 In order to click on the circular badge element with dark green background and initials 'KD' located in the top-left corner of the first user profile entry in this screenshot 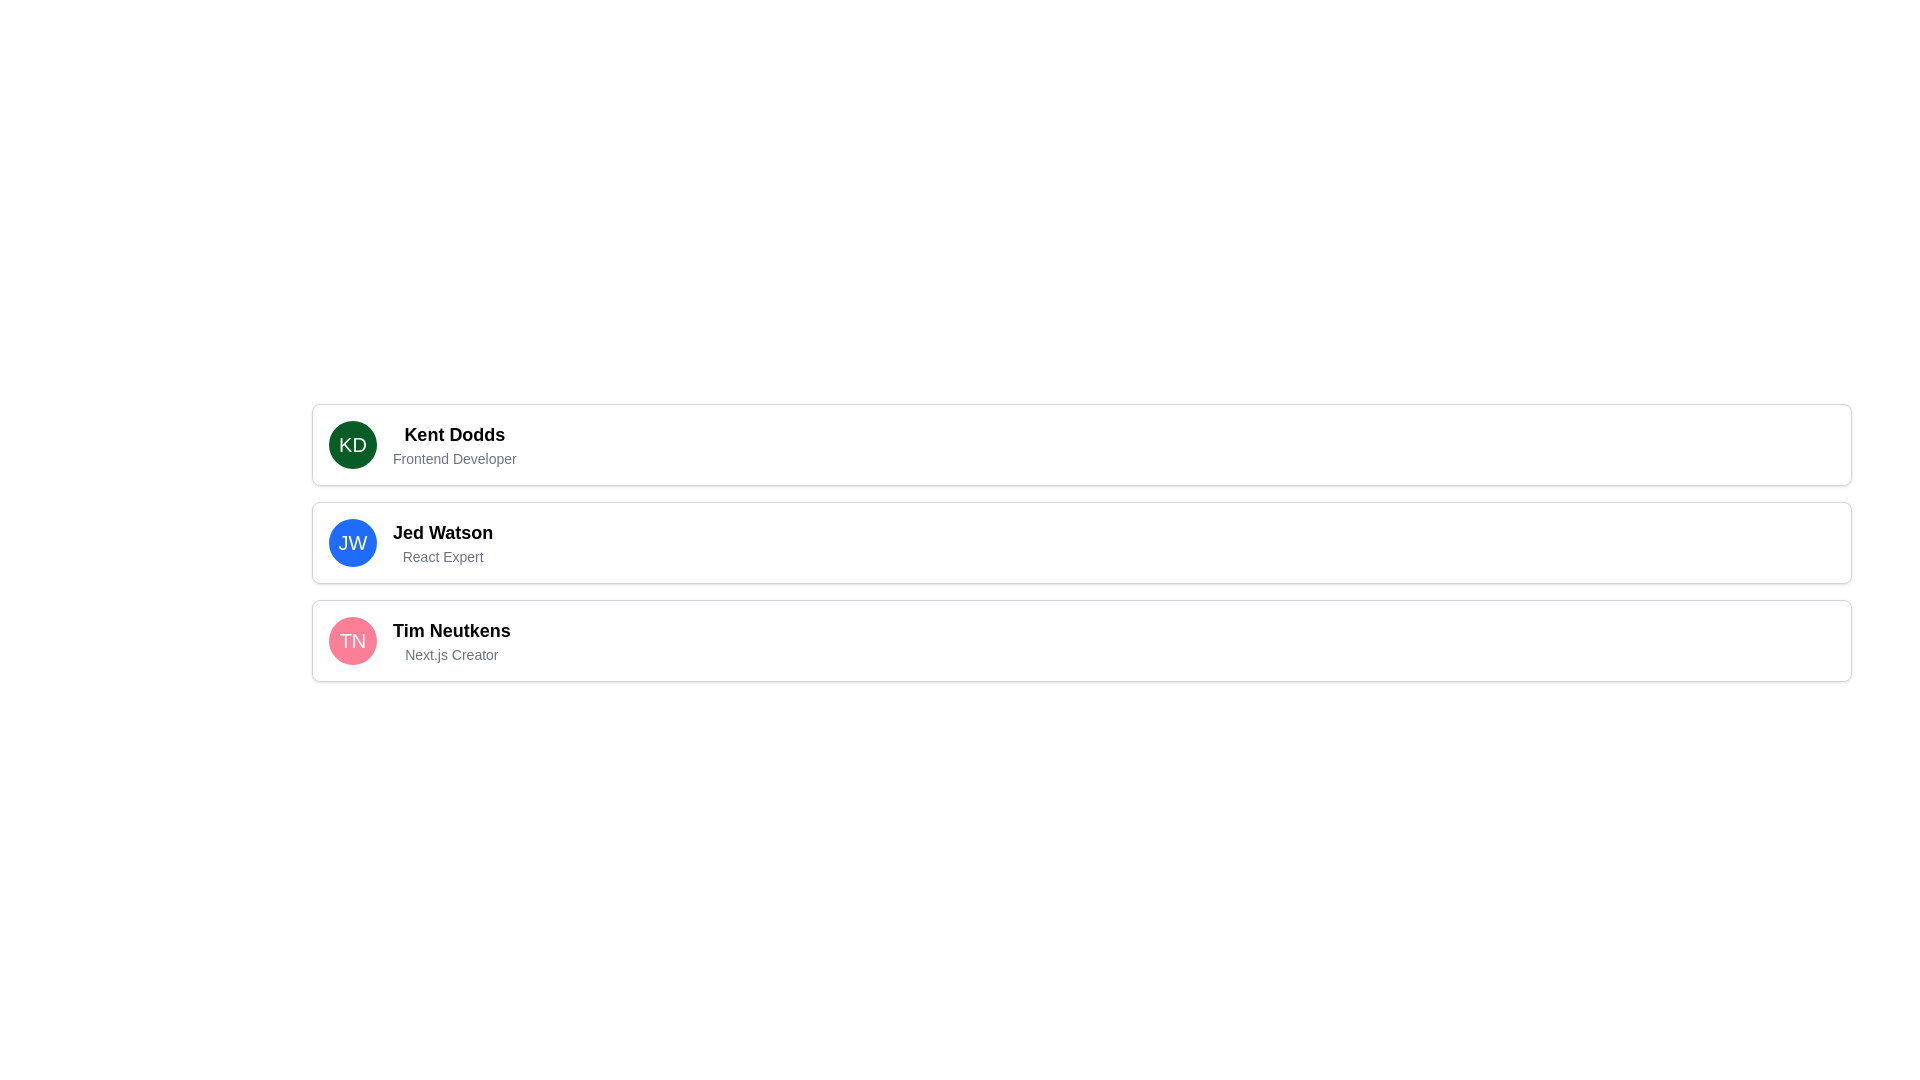, I will do `click(353, 443)`.